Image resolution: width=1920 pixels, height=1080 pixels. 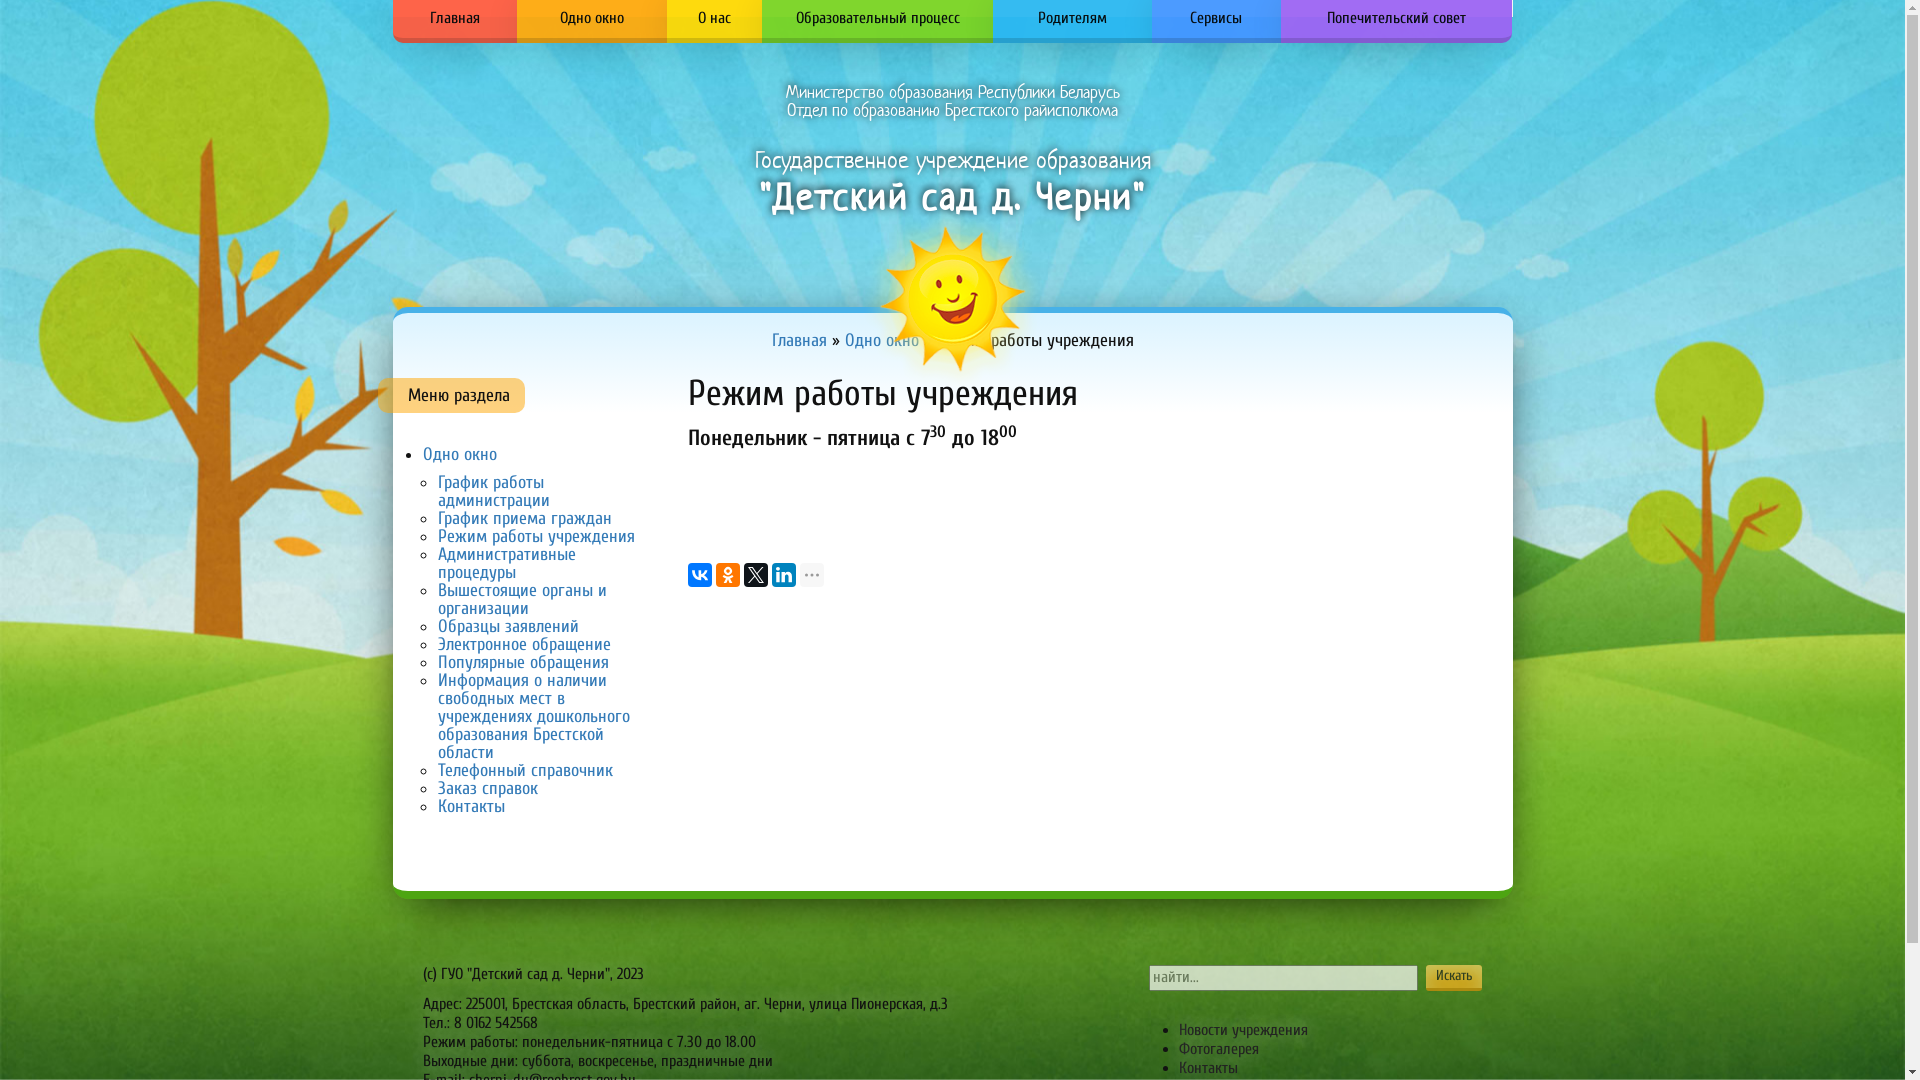 I want to click on 'Twitter', so click(x=743, y=574).